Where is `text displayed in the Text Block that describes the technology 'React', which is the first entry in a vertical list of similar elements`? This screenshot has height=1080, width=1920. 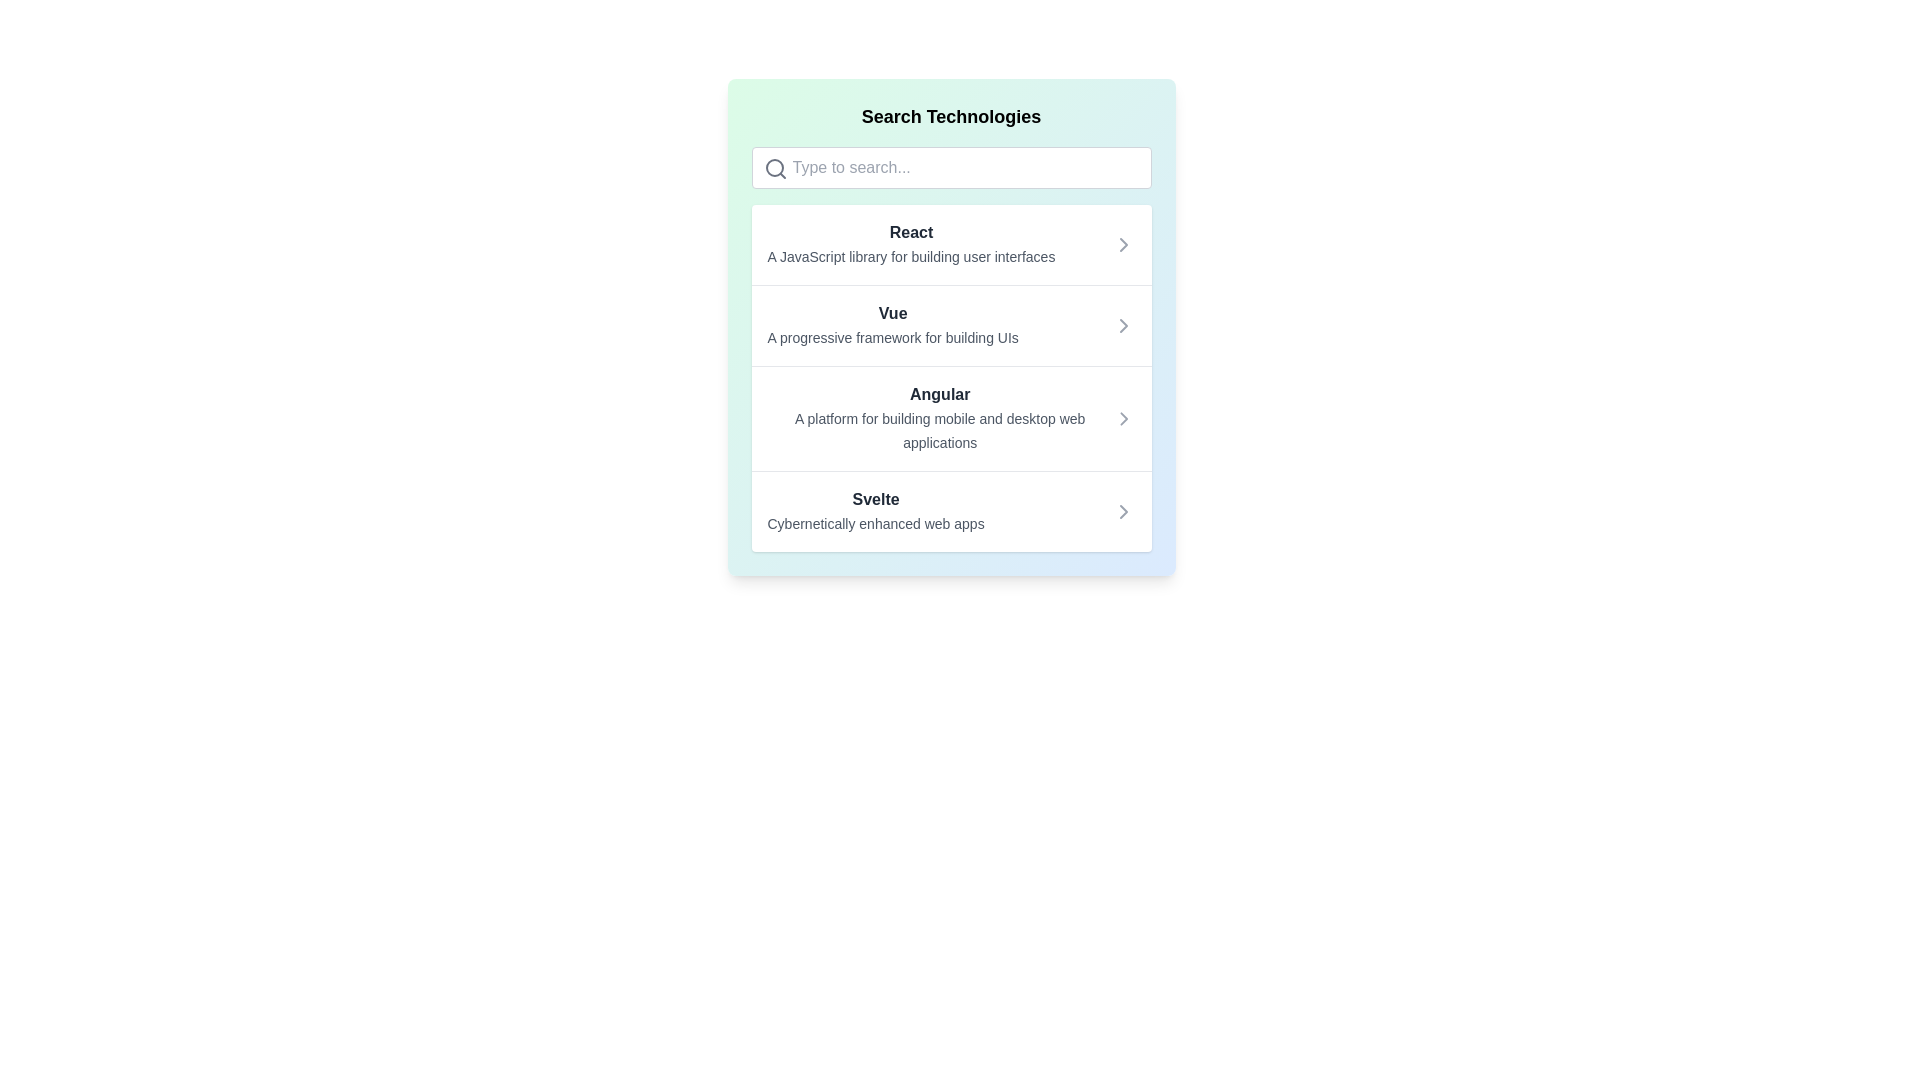 text displayed in the Text Block that describes the technology 'React', which is the first entry in a vertical list of similar elements is located at coordinates (910, 244).